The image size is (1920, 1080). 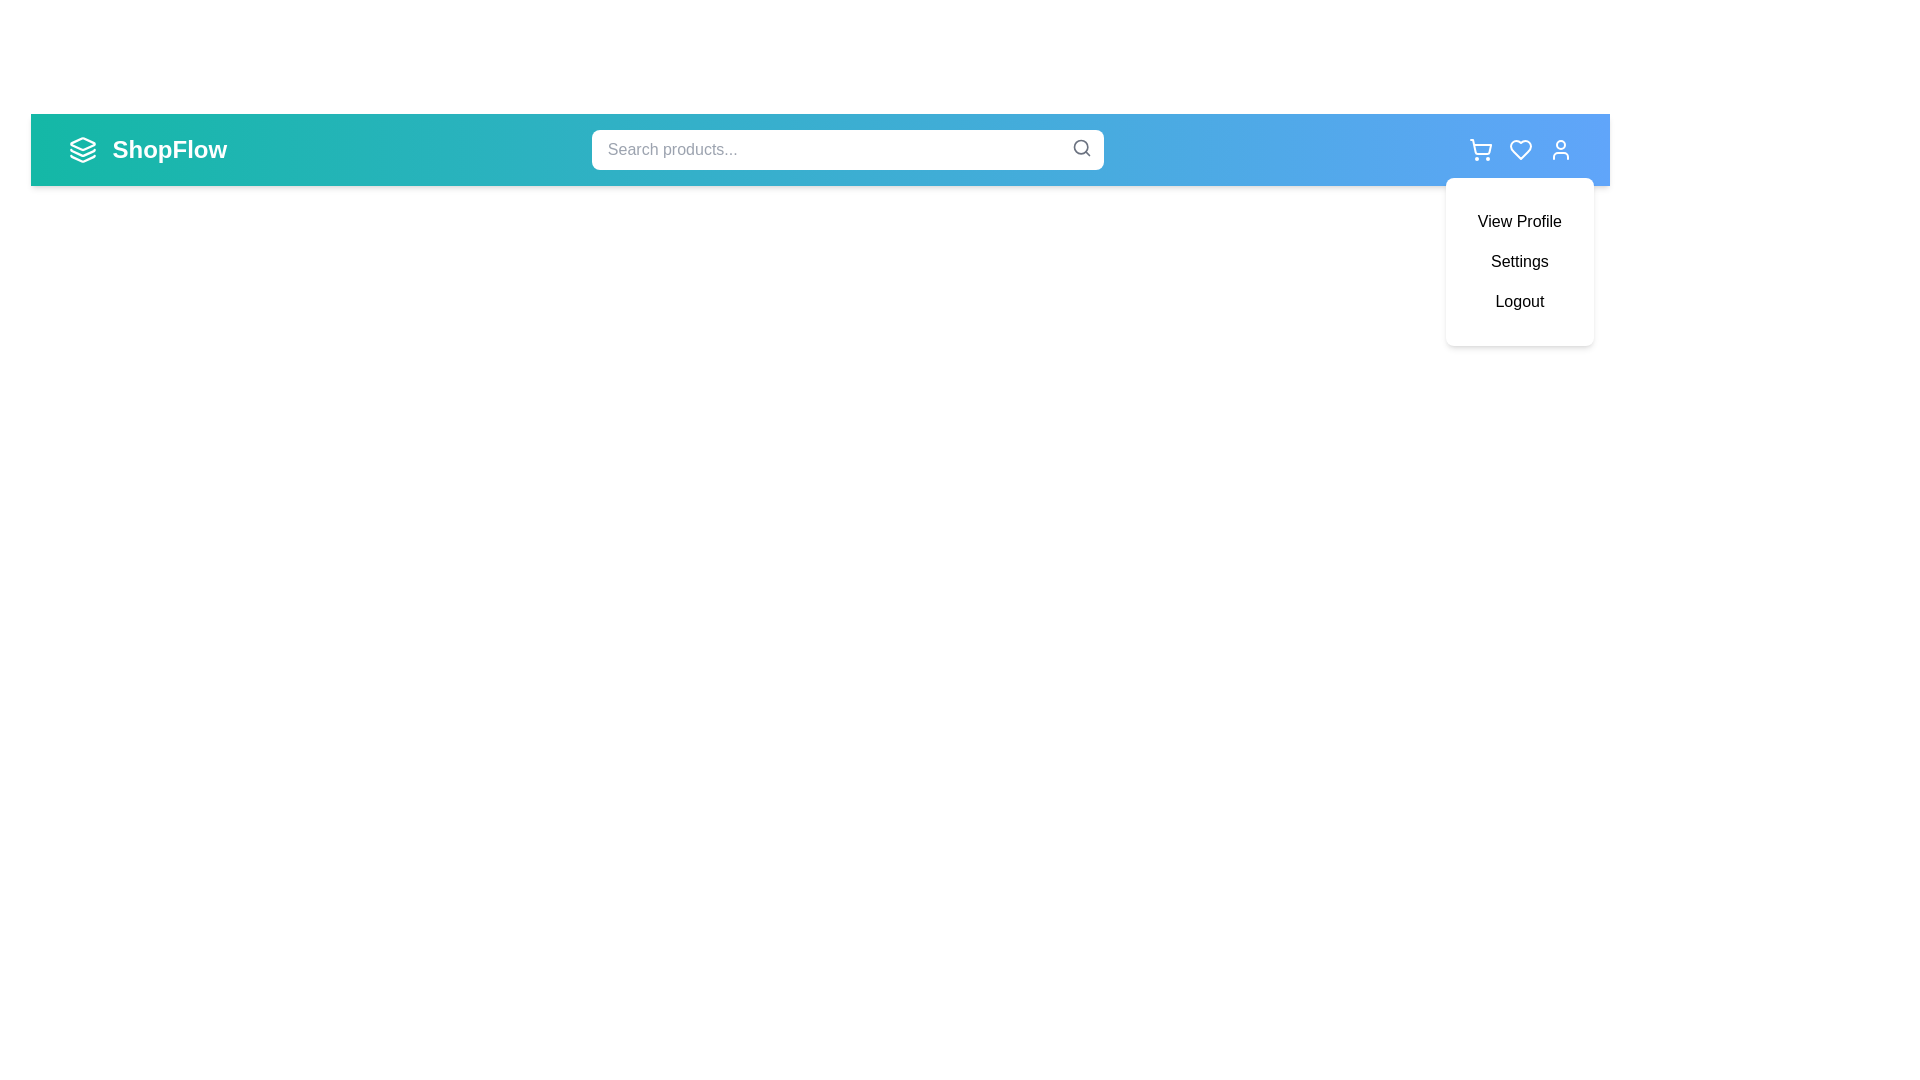 What do you see at coordinates (169, 149) in the screenshot?
I see `the branding text 'ShopFlow' located in the top left corner of the app bar` at bounding box center [169, 149].